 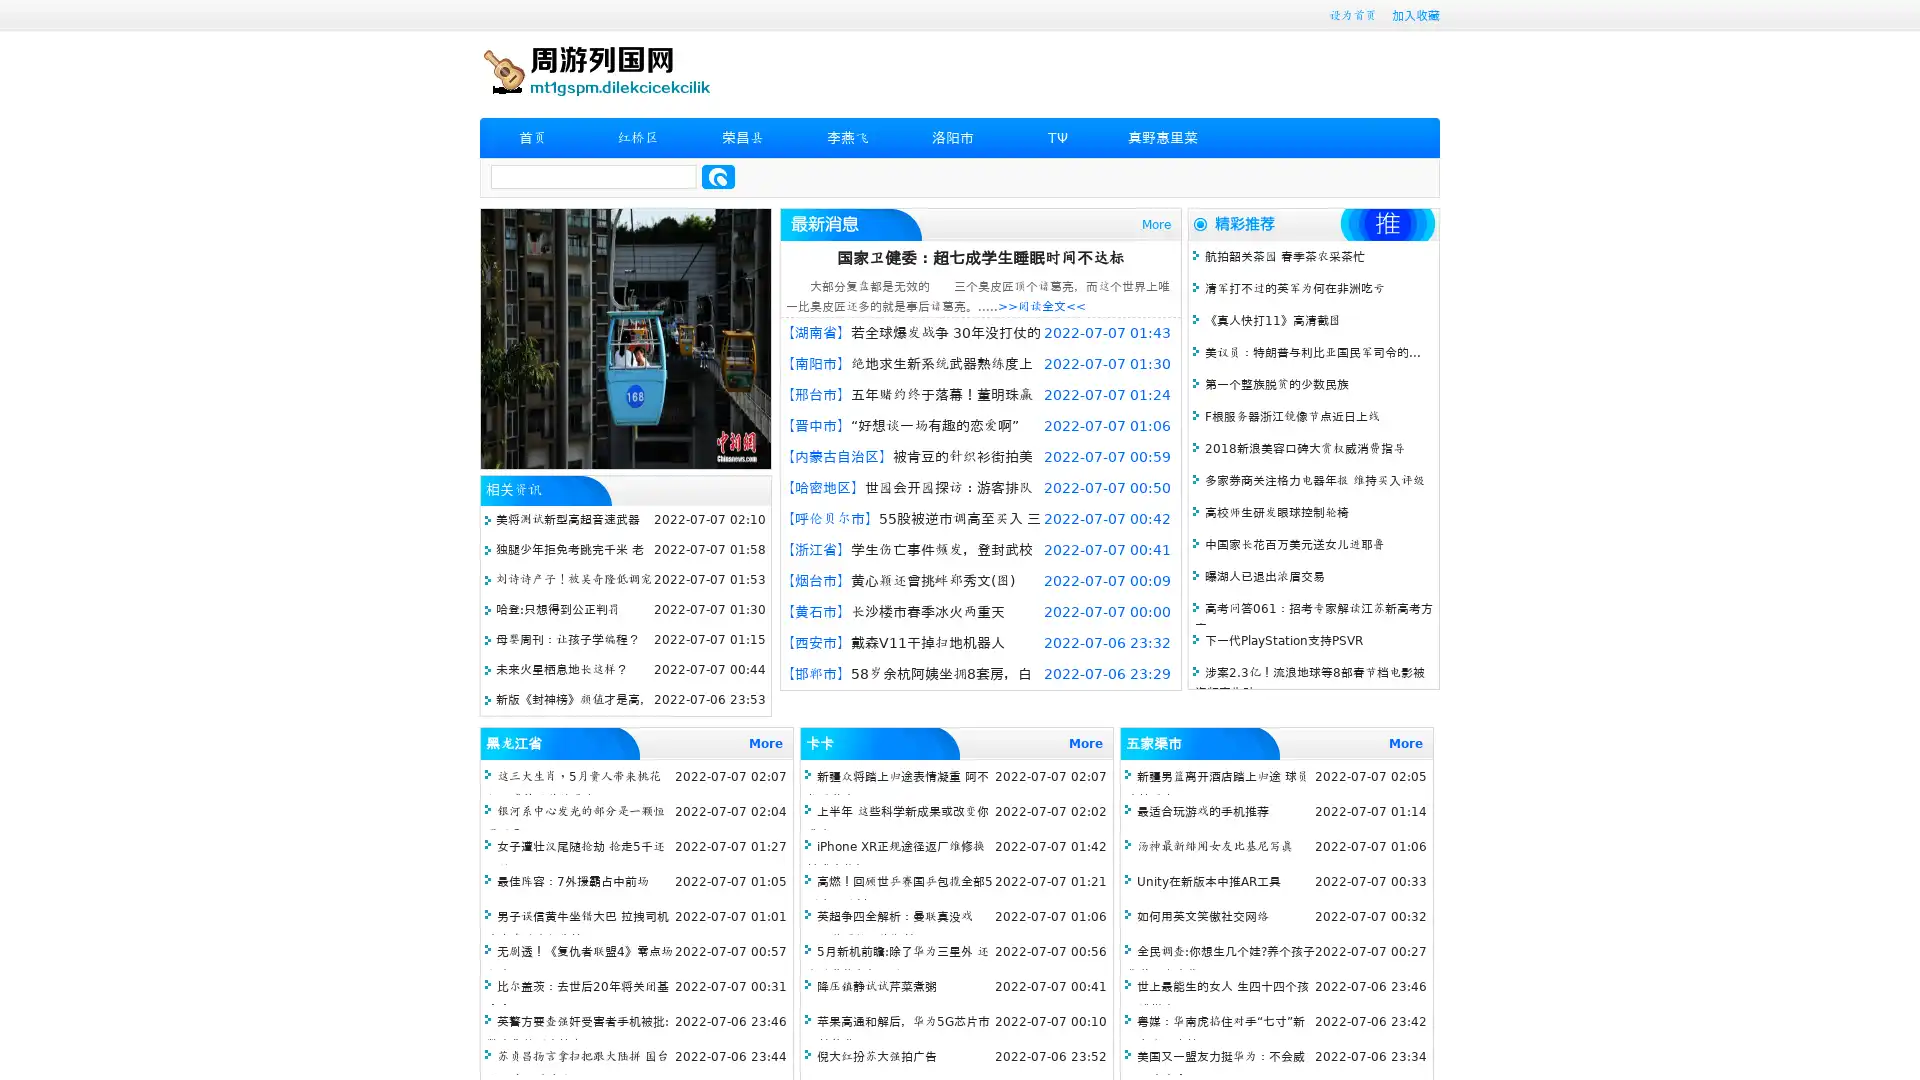 What do you see at coordinates (718, 176) in the screenshot?
I see `Search` at bounding box center [718, 176].